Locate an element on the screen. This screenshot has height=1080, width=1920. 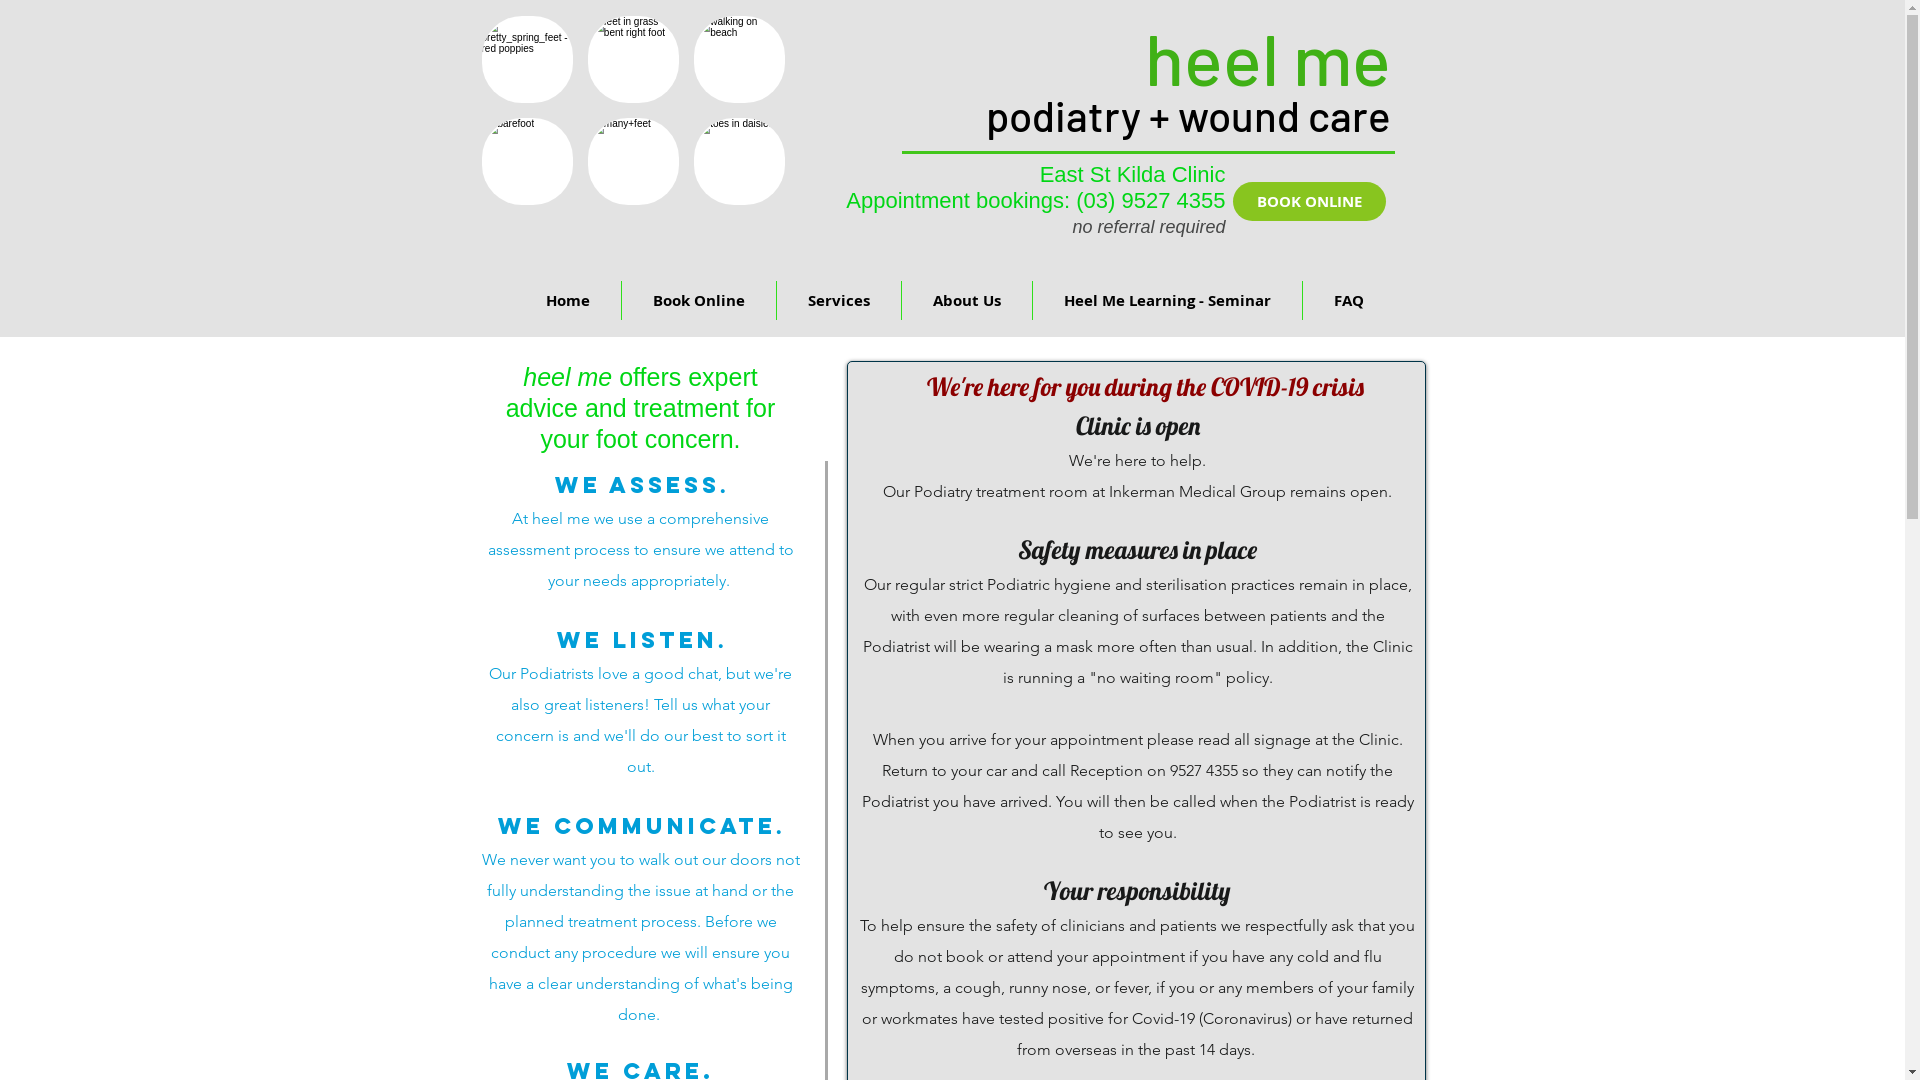
'Heel Me Learning - Seminar' is located at coordinates (1166, 300).